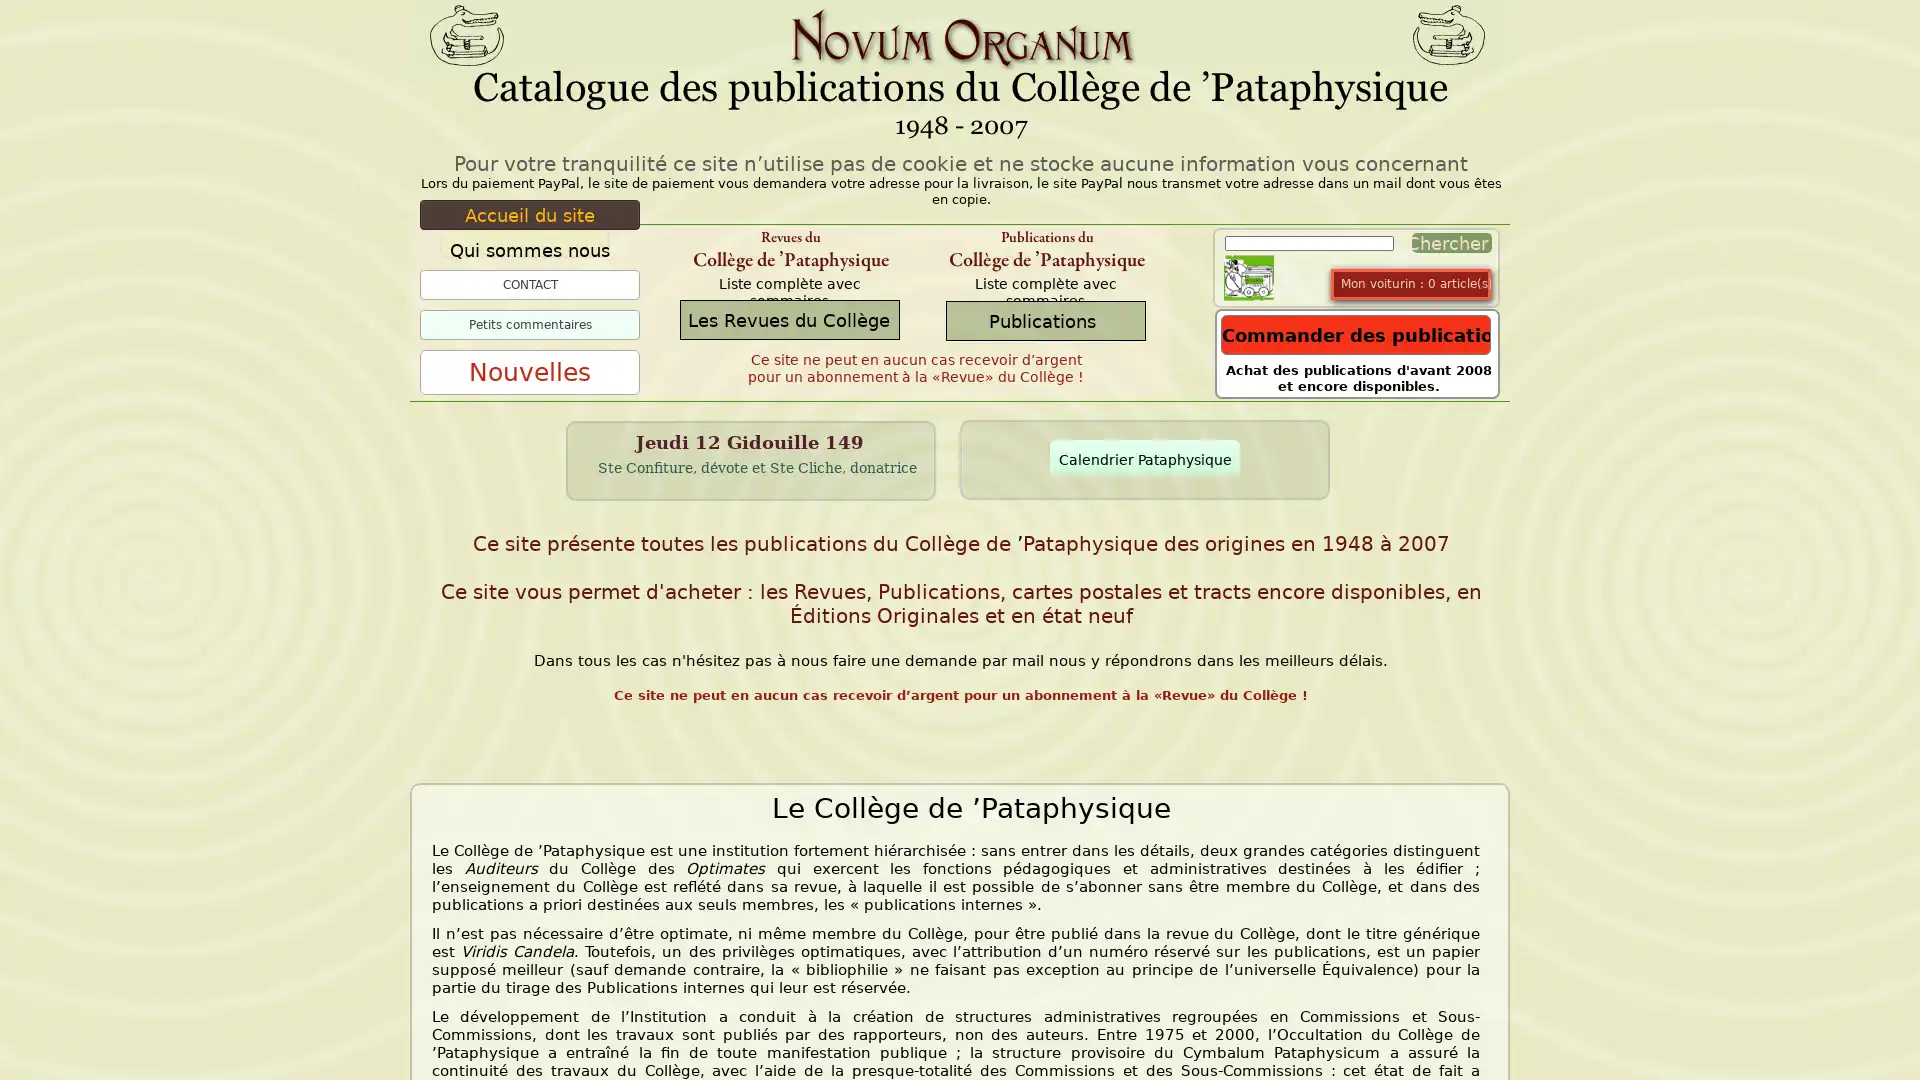 Image resolution: width=1920 pixels, height=1080 pixels. I want to click on Mon voiturin : 0 article(s), so click(1415, 284).